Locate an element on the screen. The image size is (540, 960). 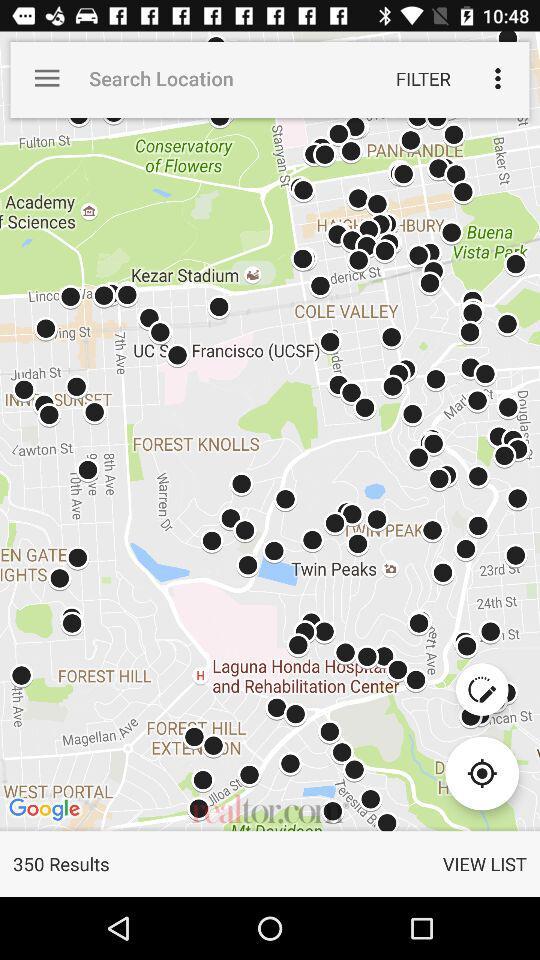
the app next to filter item is located at coordinates (496, 78).